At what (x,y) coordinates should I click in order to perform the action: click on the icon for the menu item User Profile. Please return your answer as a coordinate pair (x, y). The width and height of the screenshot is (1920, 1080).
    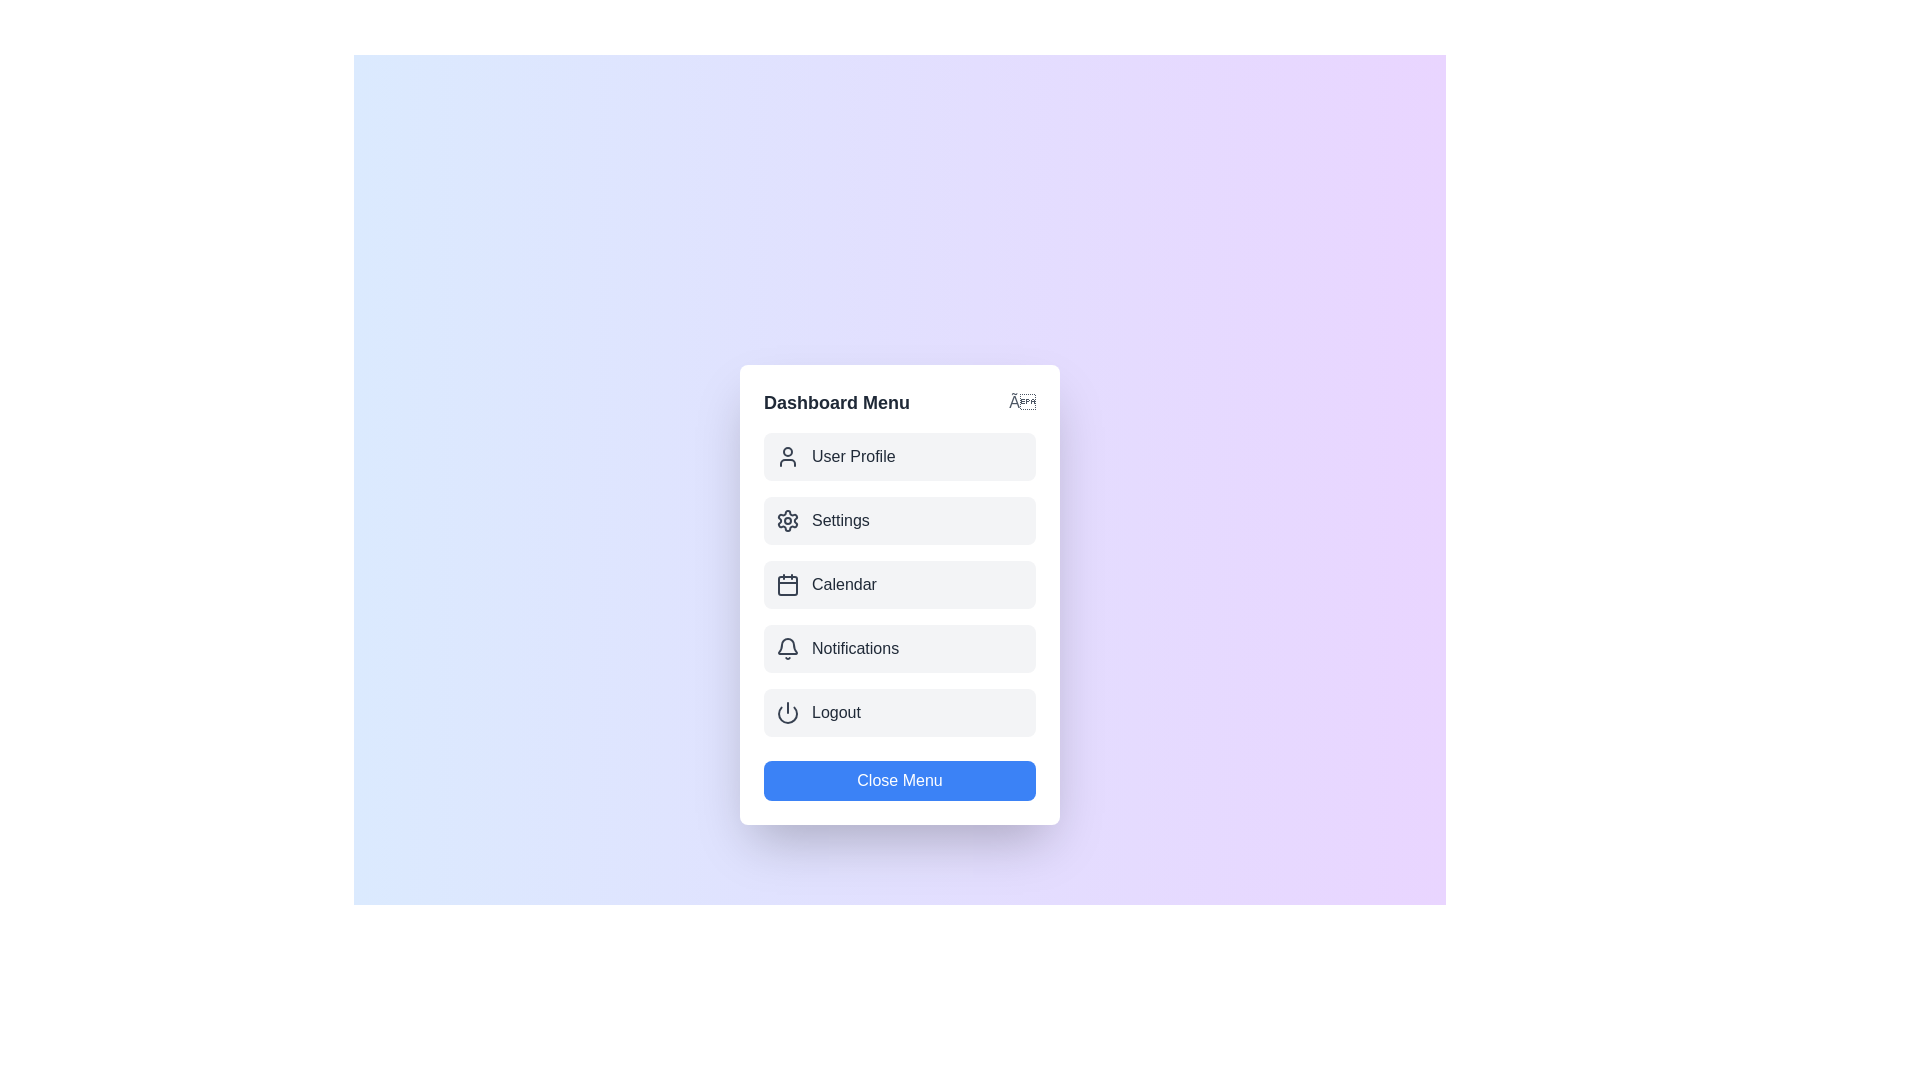
    Looking at the image, I should click on (786, 456).